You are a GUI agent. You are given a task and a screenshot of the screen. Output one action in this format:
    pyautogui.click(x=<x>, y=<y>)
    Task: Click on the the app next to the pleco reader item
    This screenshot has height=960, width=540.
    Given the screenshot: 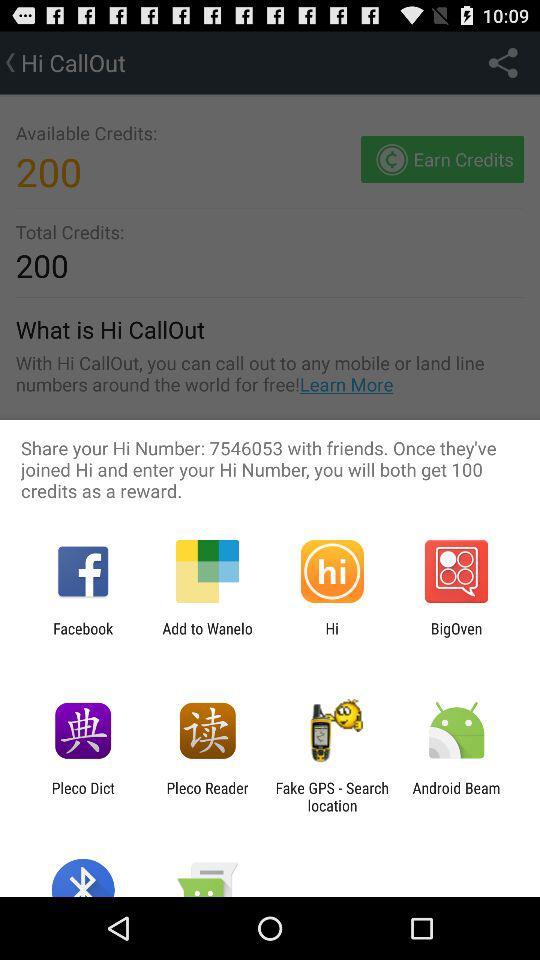 What is the action you would take?
    pyautogui.click(x=82, y=796)
    